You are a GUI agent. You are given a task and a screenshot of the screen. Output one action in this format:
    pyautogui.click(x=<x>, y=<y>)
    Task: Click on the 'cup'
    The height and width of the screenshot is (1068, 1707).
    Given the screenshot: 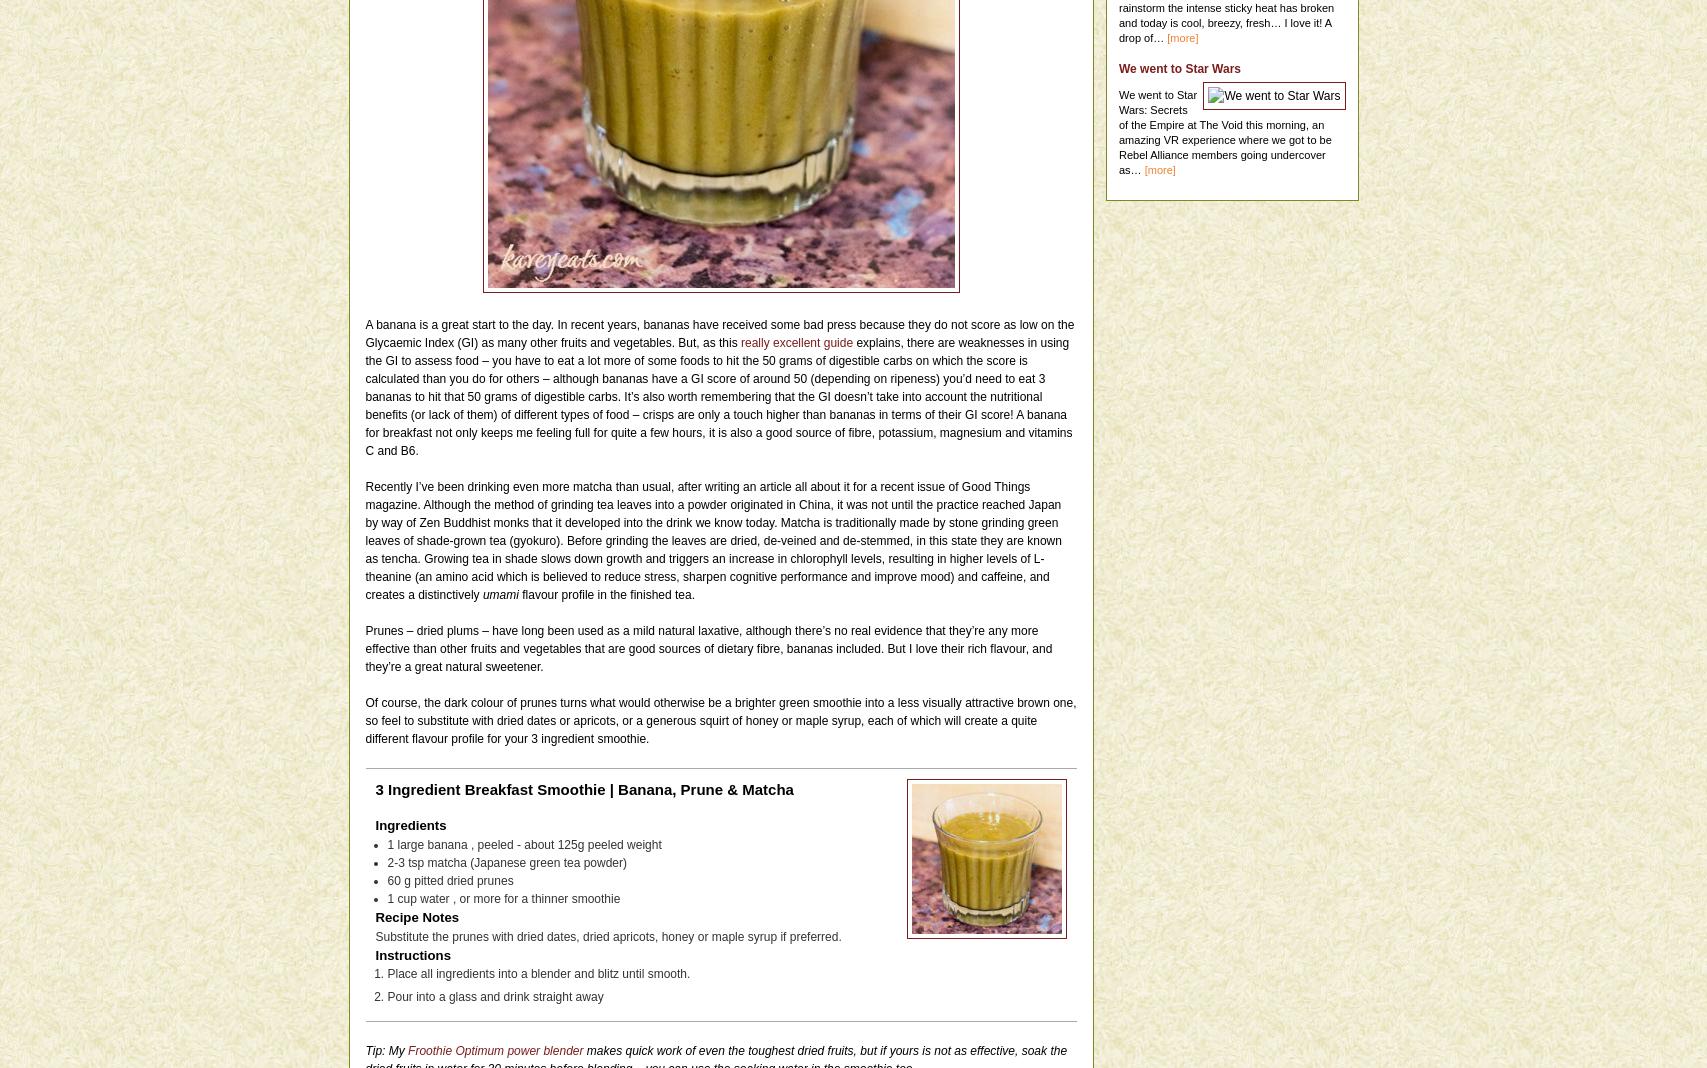 What is the action you would take?
    pyautogui.click(x=397, y=896)
    